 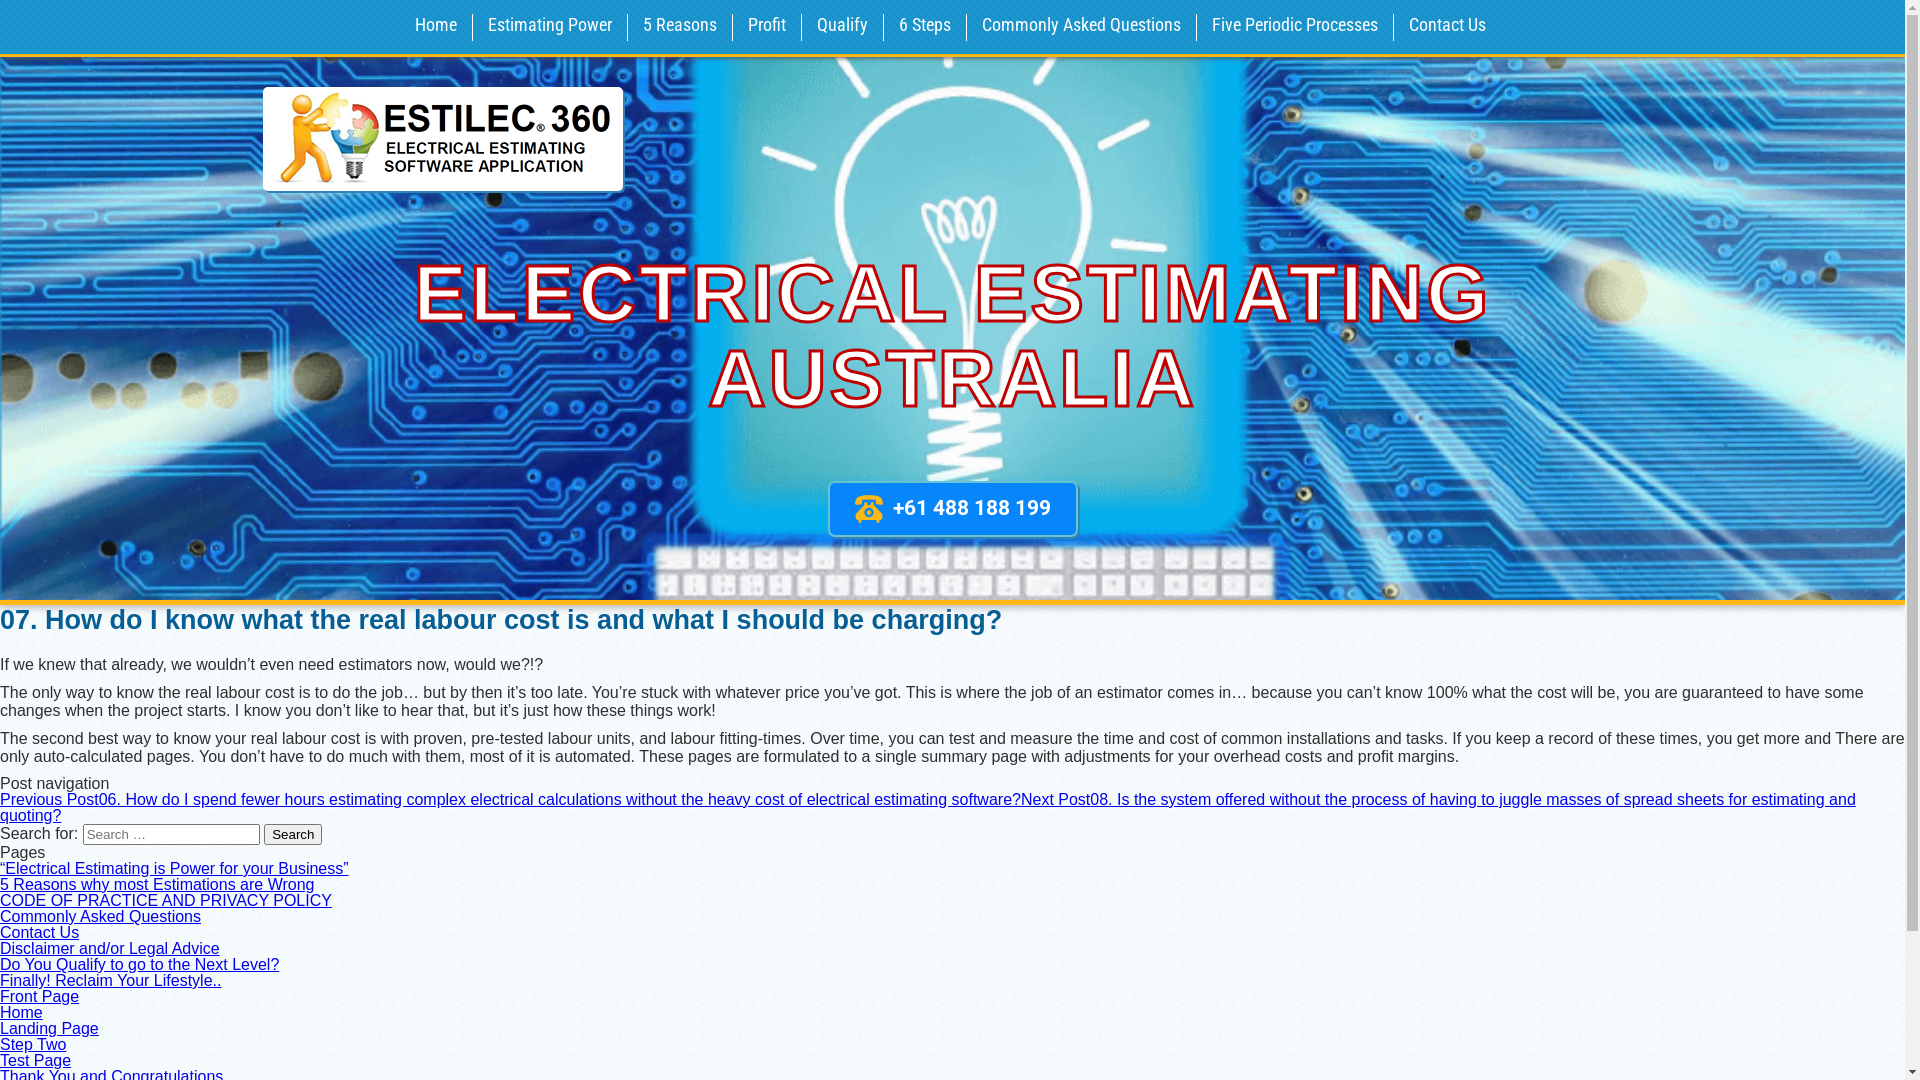 What do you see at coordinates (166, 900) in the screenshot?
I see `'CODE OF PRACTICE AND PRIVACY POLICY'` at bounding box center [166, 900].